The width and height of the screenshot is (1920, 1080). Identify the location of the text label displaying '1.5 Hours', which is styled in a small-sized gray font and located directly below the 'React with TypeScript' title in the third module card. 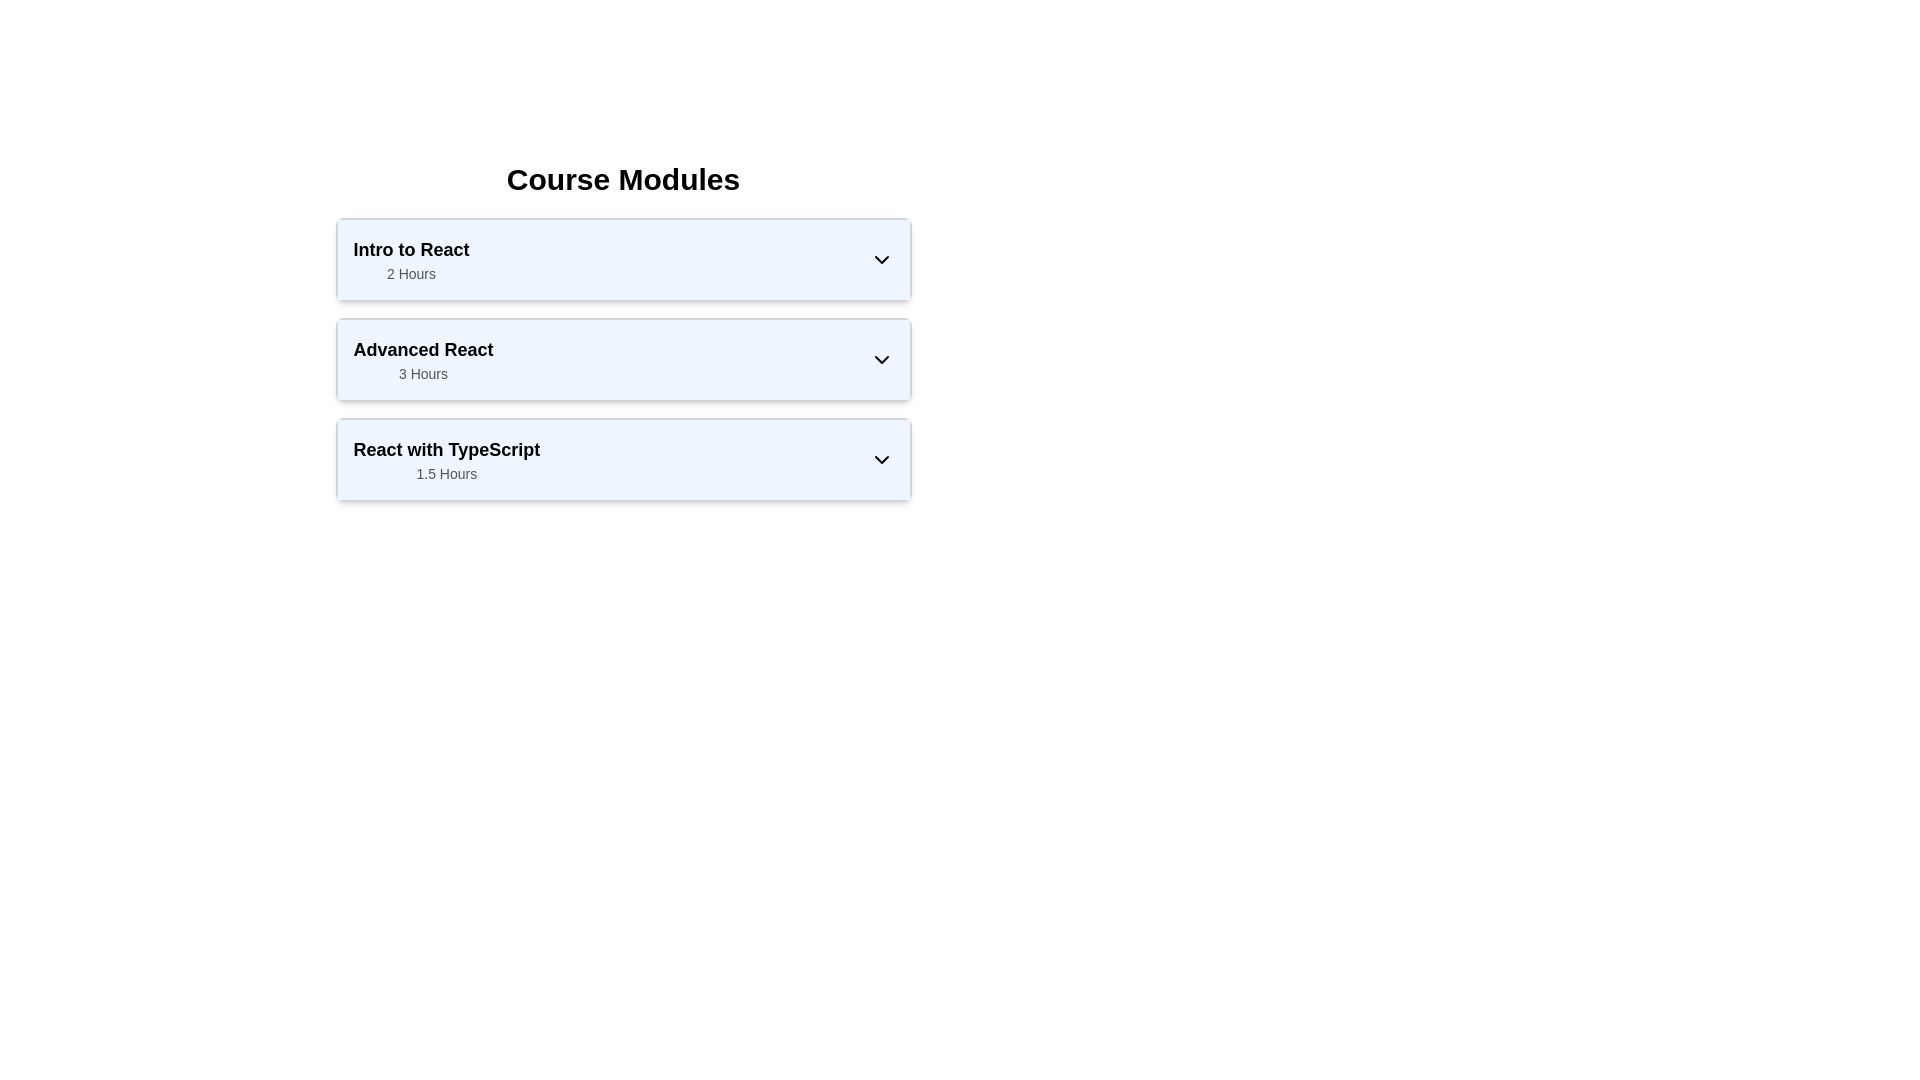
(445, 474).